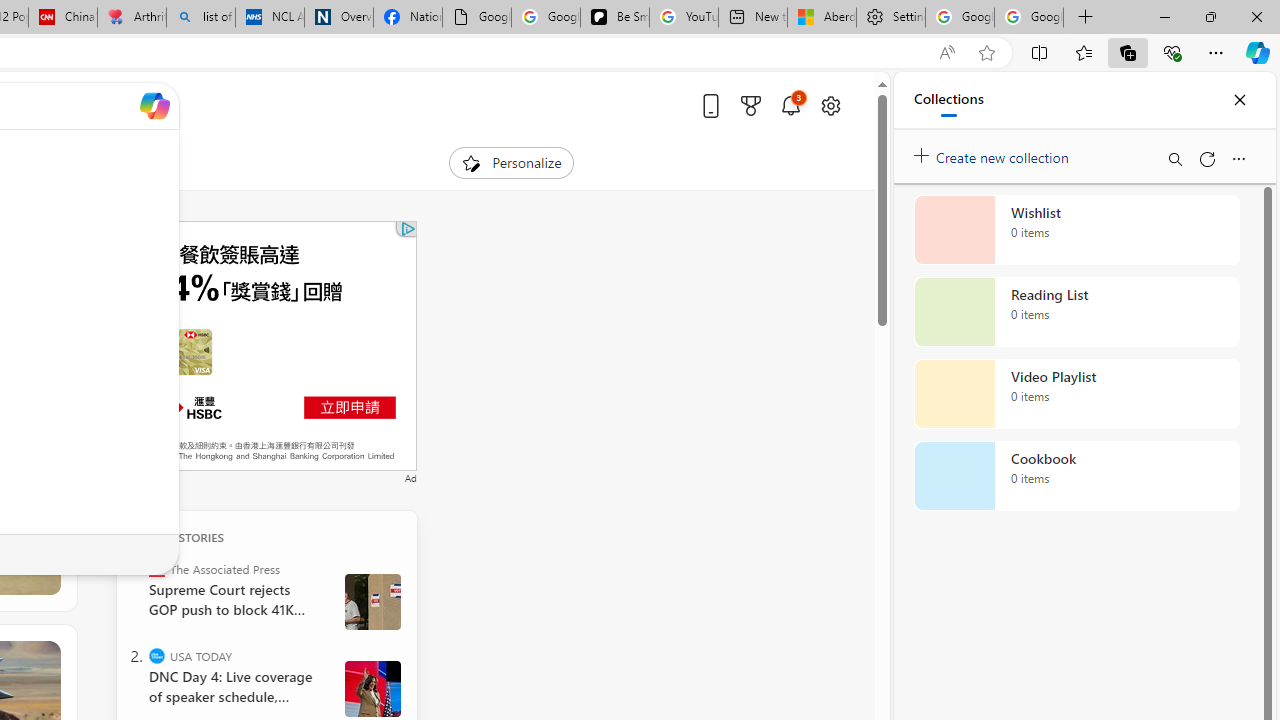 Image resolution: width=1280 pixels, height=720 pixels. Describe the element at coordinates (614, 17) in the screenshot. I see `'Be Smart | creating Science videos | Patreon'` at that location.